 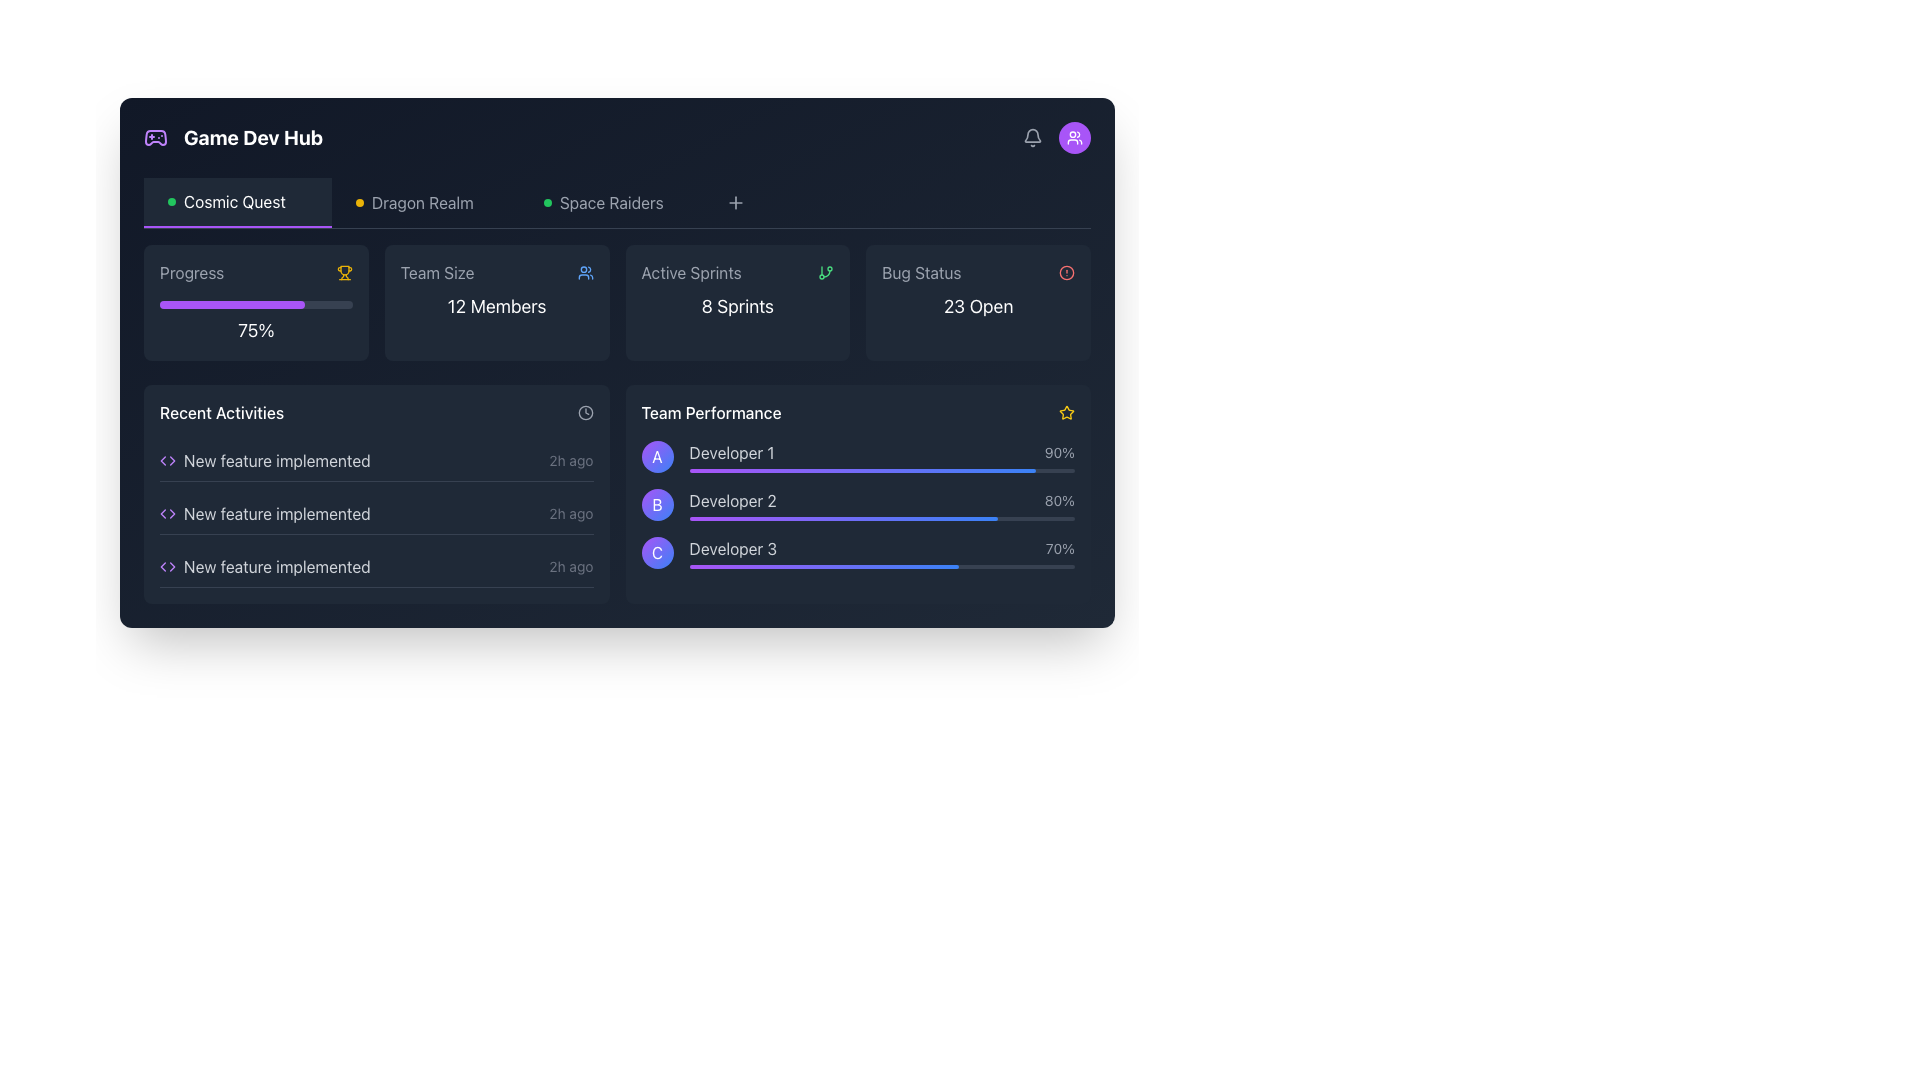 I want to click on the interactive gradient progress bar representing 'Developer 3' under the 'Team Performance' section, so click(x=824, y=567).